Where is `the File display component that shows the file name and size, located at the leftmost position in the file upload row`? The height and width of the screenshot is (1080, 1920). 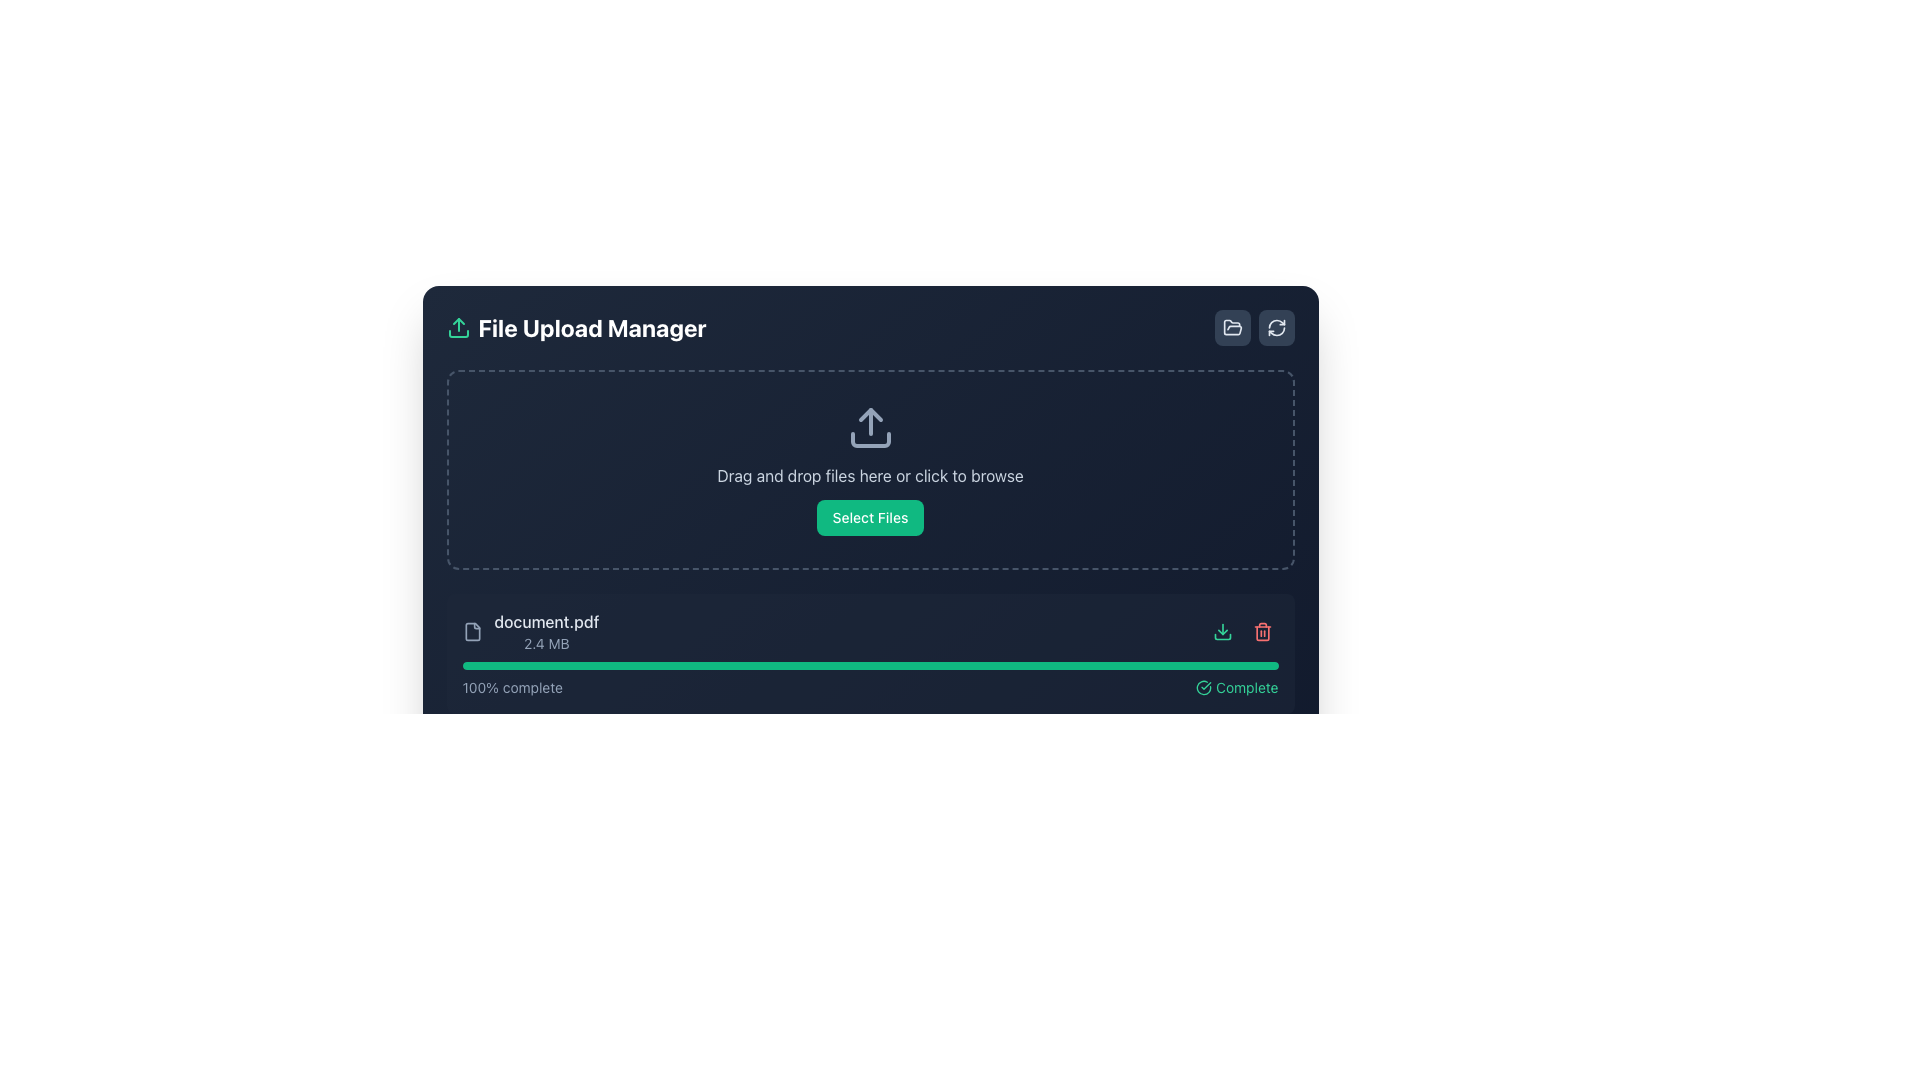 the File display component that shows the file name and size, located at the leftmost position in the file upload row is located at coordinates (530, 632).